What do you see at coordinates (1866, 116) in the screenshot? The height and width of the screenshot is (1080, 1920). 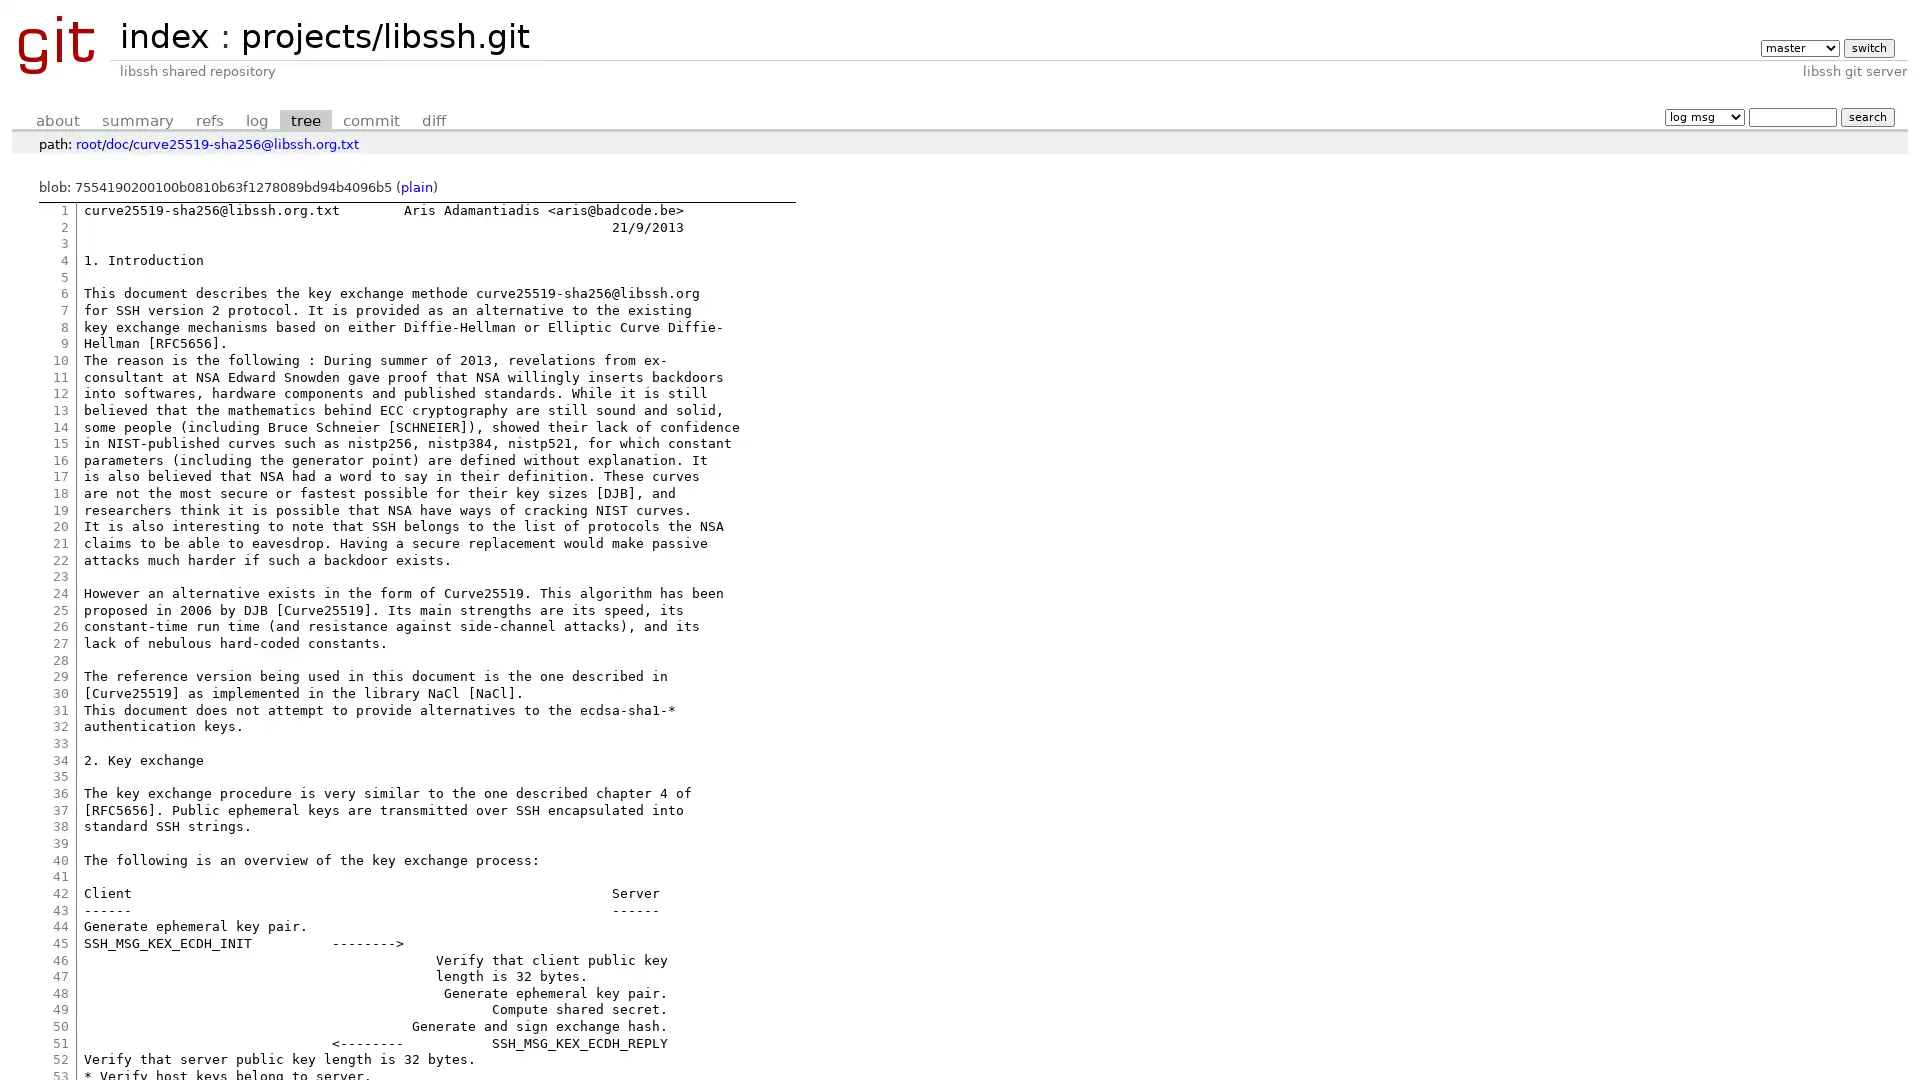 I see `search` at bounding box center [1866, 116].